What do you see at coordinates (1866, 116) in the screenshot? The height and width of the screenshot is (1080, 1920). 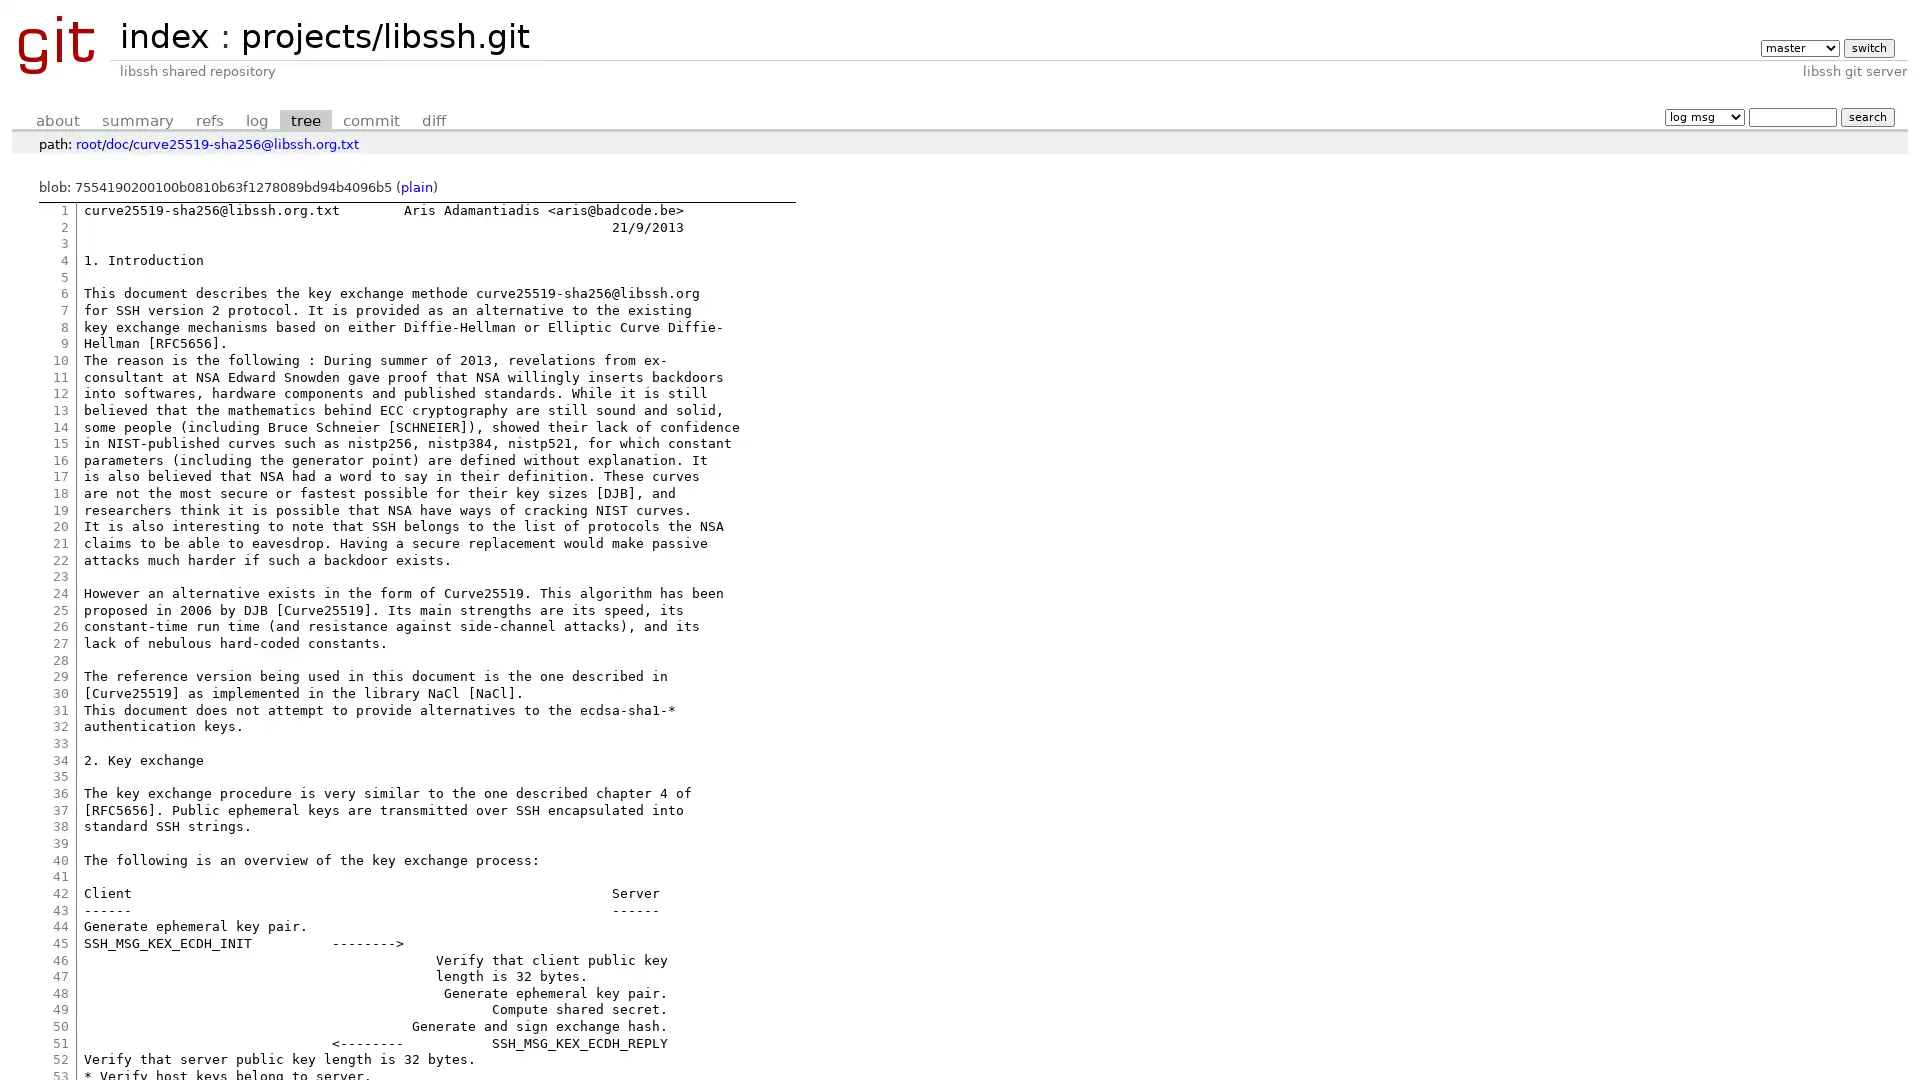 I see `search` at bounding box center [1866, 116].